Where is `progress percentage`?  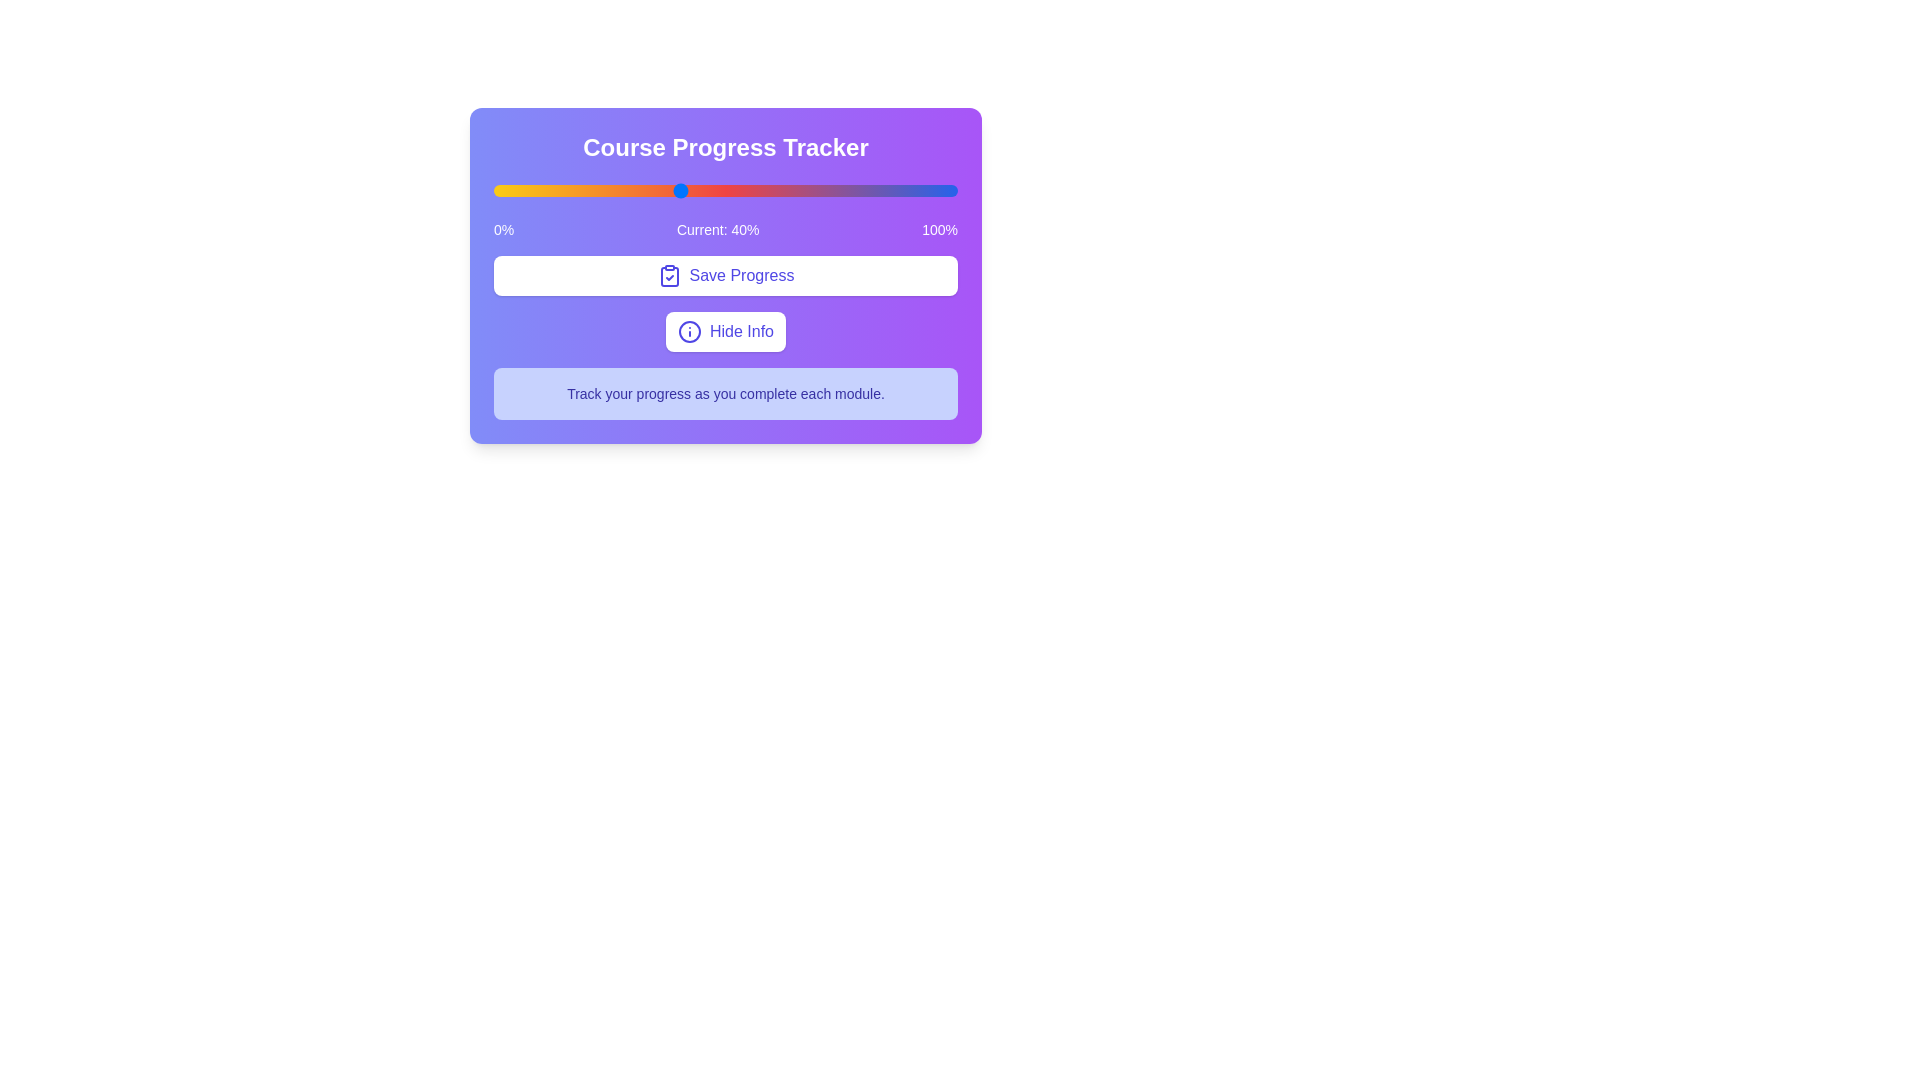
progress percentage is located at coordinates (595, 191).